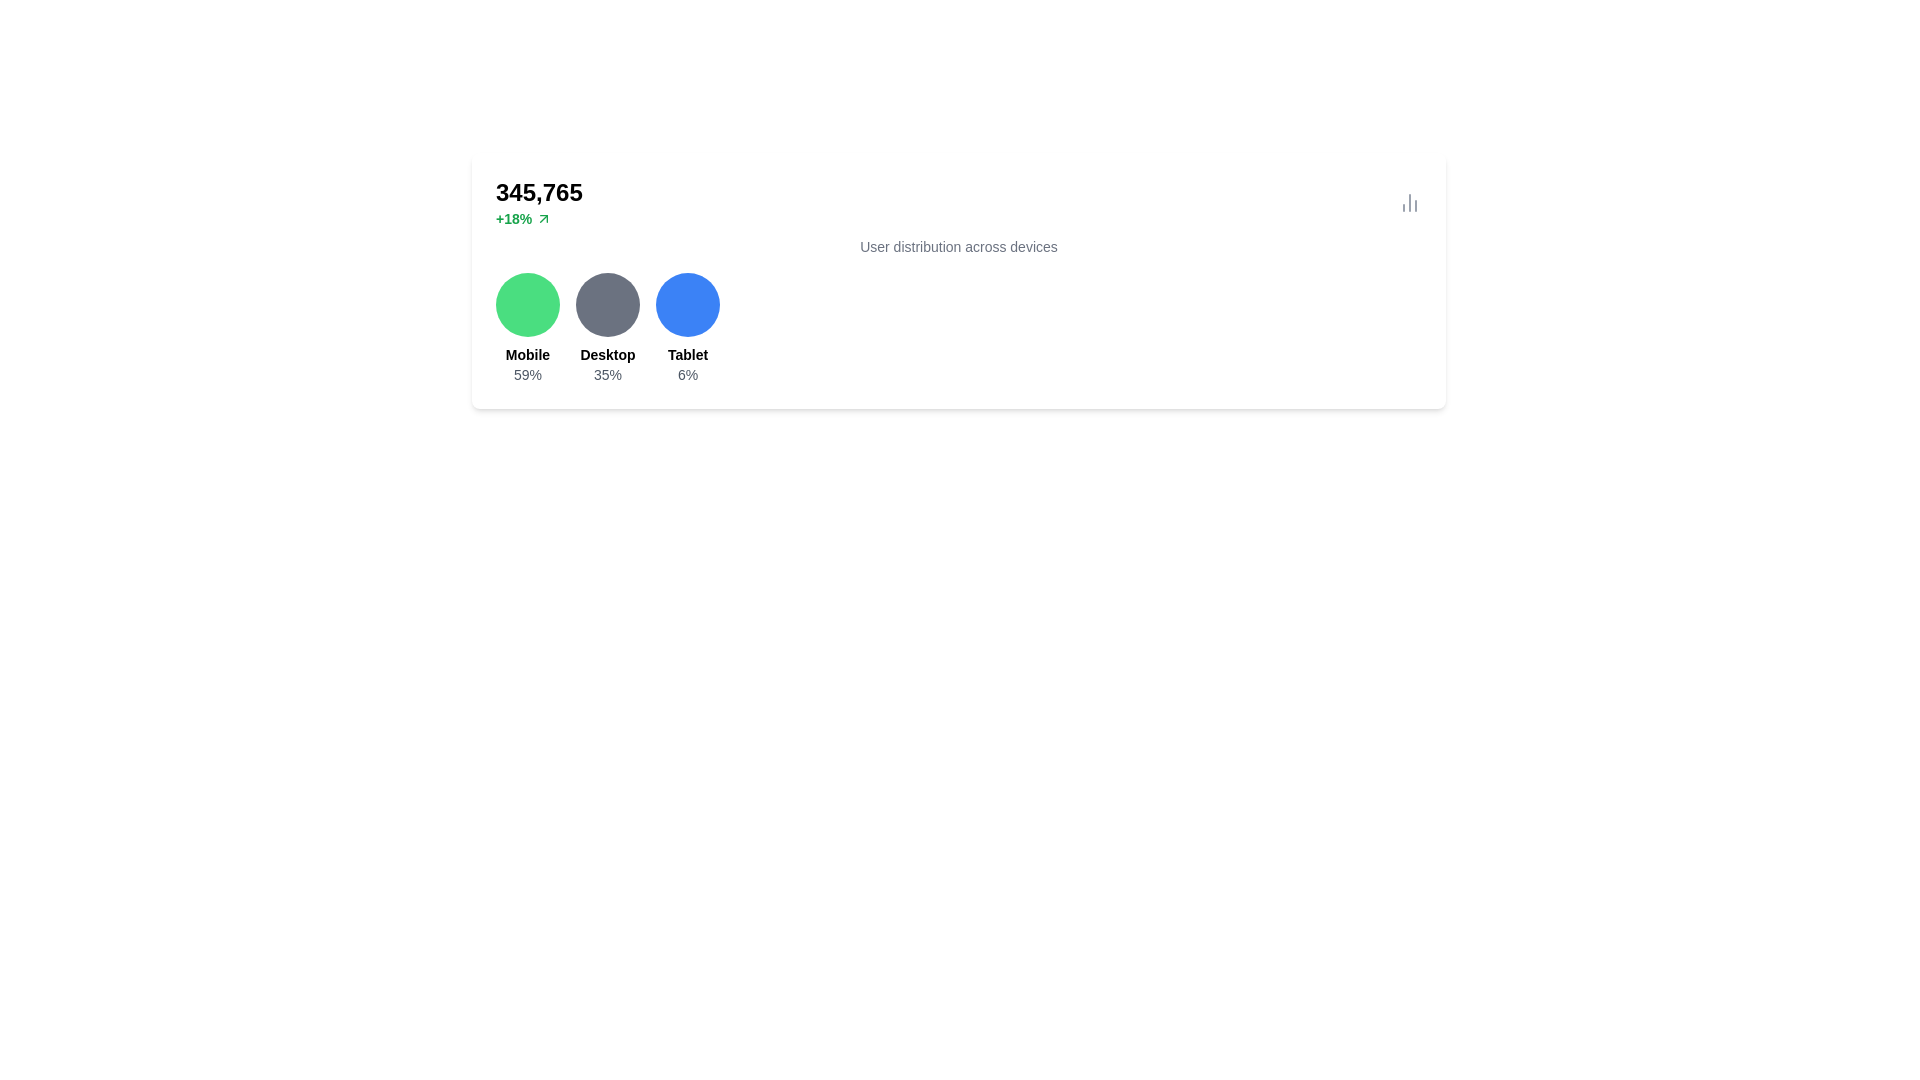 This screenshot has width=1920, height=1080. I want to click on the informational display element that features a gray circular graphical representation with the text 'Desktop' in bold and '35%' in lighter font, positioned between the 'Mobile' and 'Tablet' sections, so click(607, 327).